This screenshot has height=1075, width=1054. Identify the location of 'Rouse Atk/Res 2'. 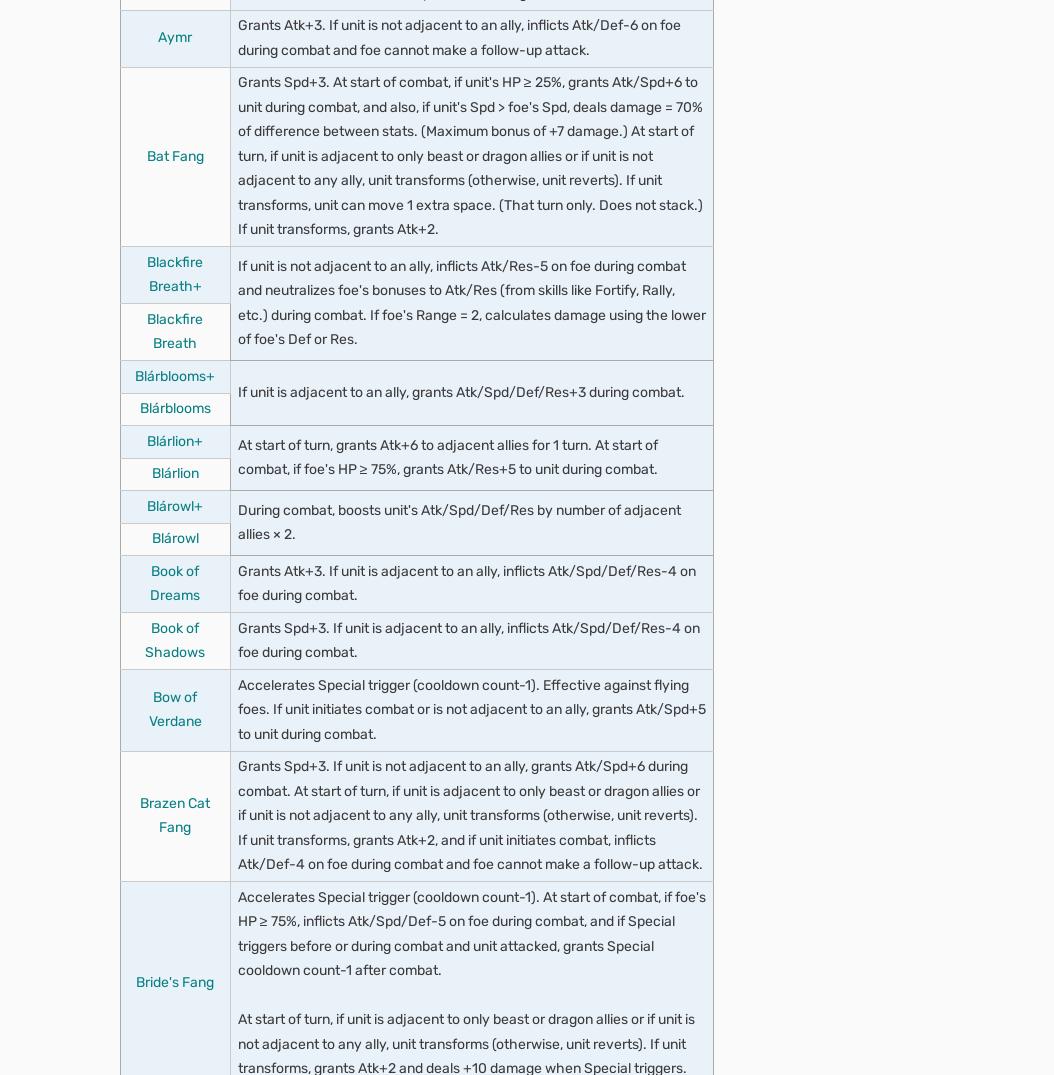
(177, 44).